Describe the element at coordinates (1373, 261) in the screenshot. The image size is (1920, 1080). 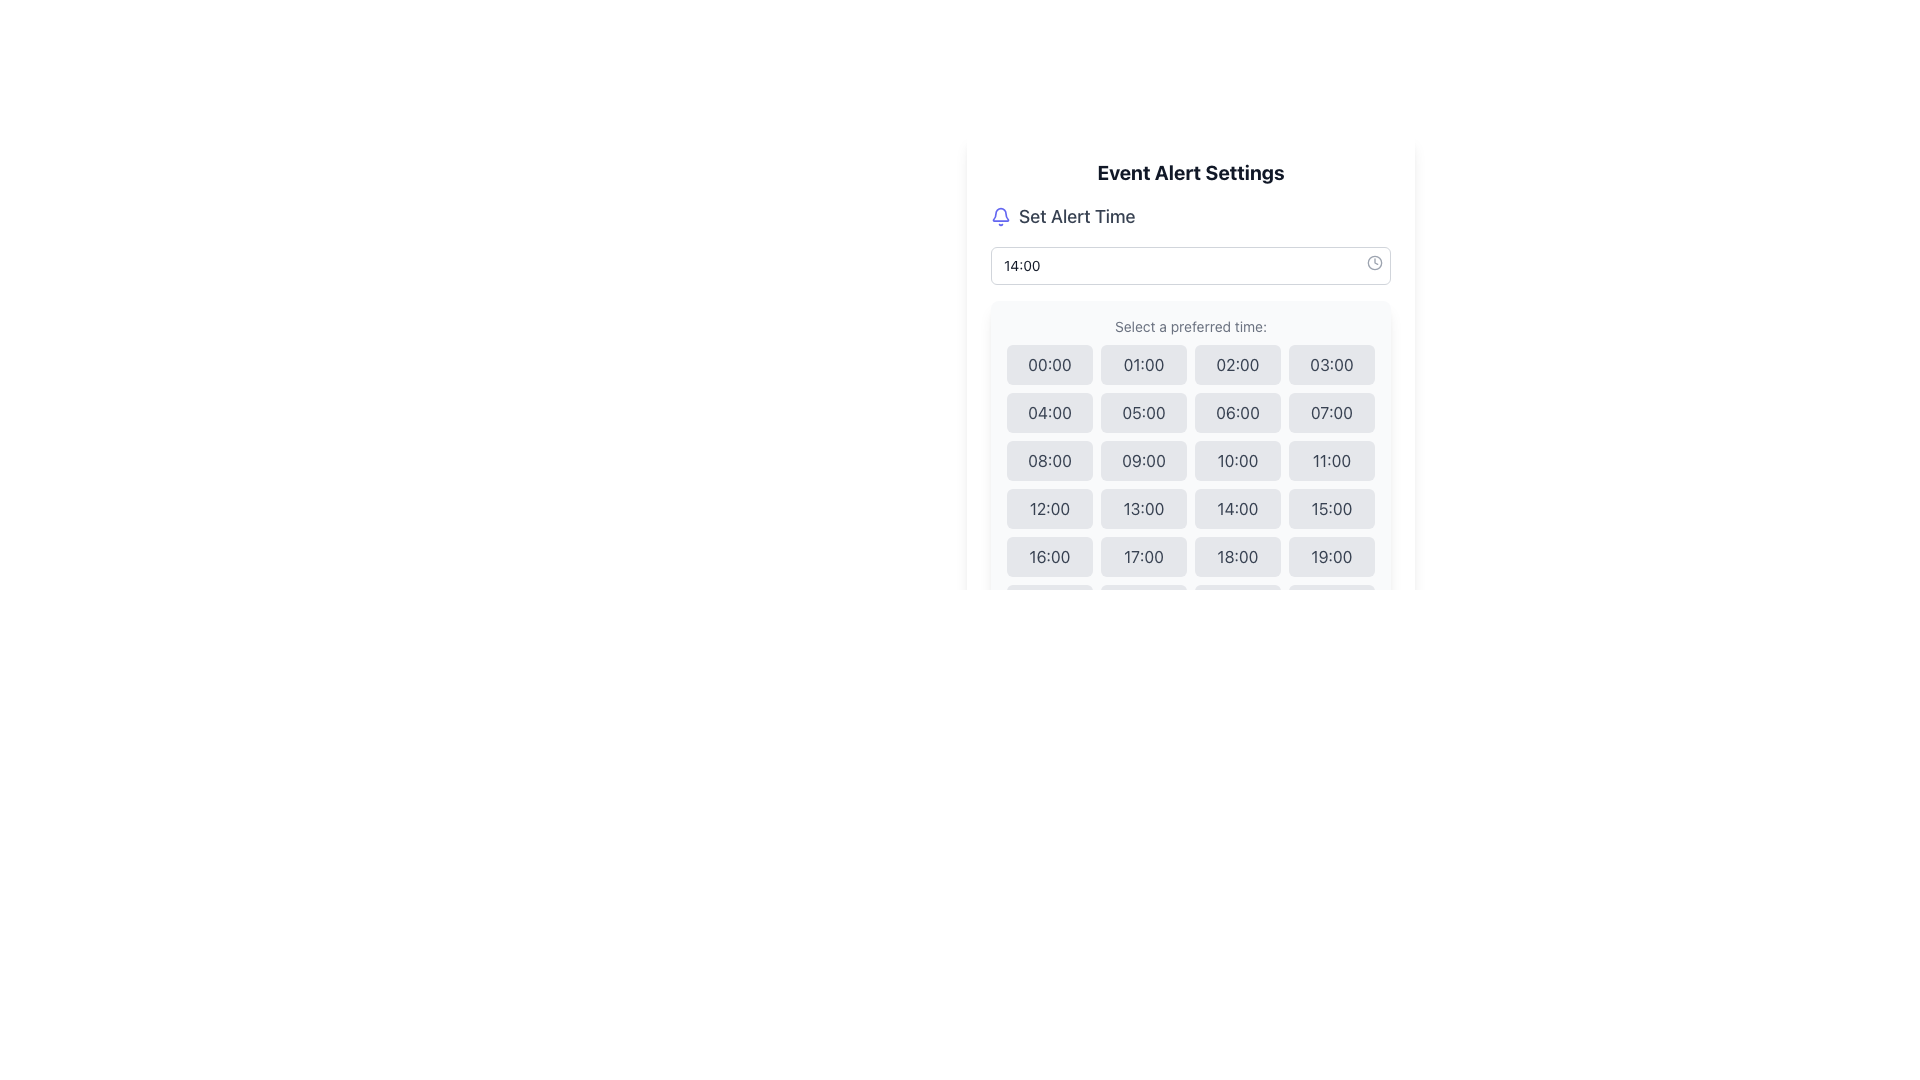
I see `the small gray clock icon located in the top-right corner of the alert time input field` at that location.